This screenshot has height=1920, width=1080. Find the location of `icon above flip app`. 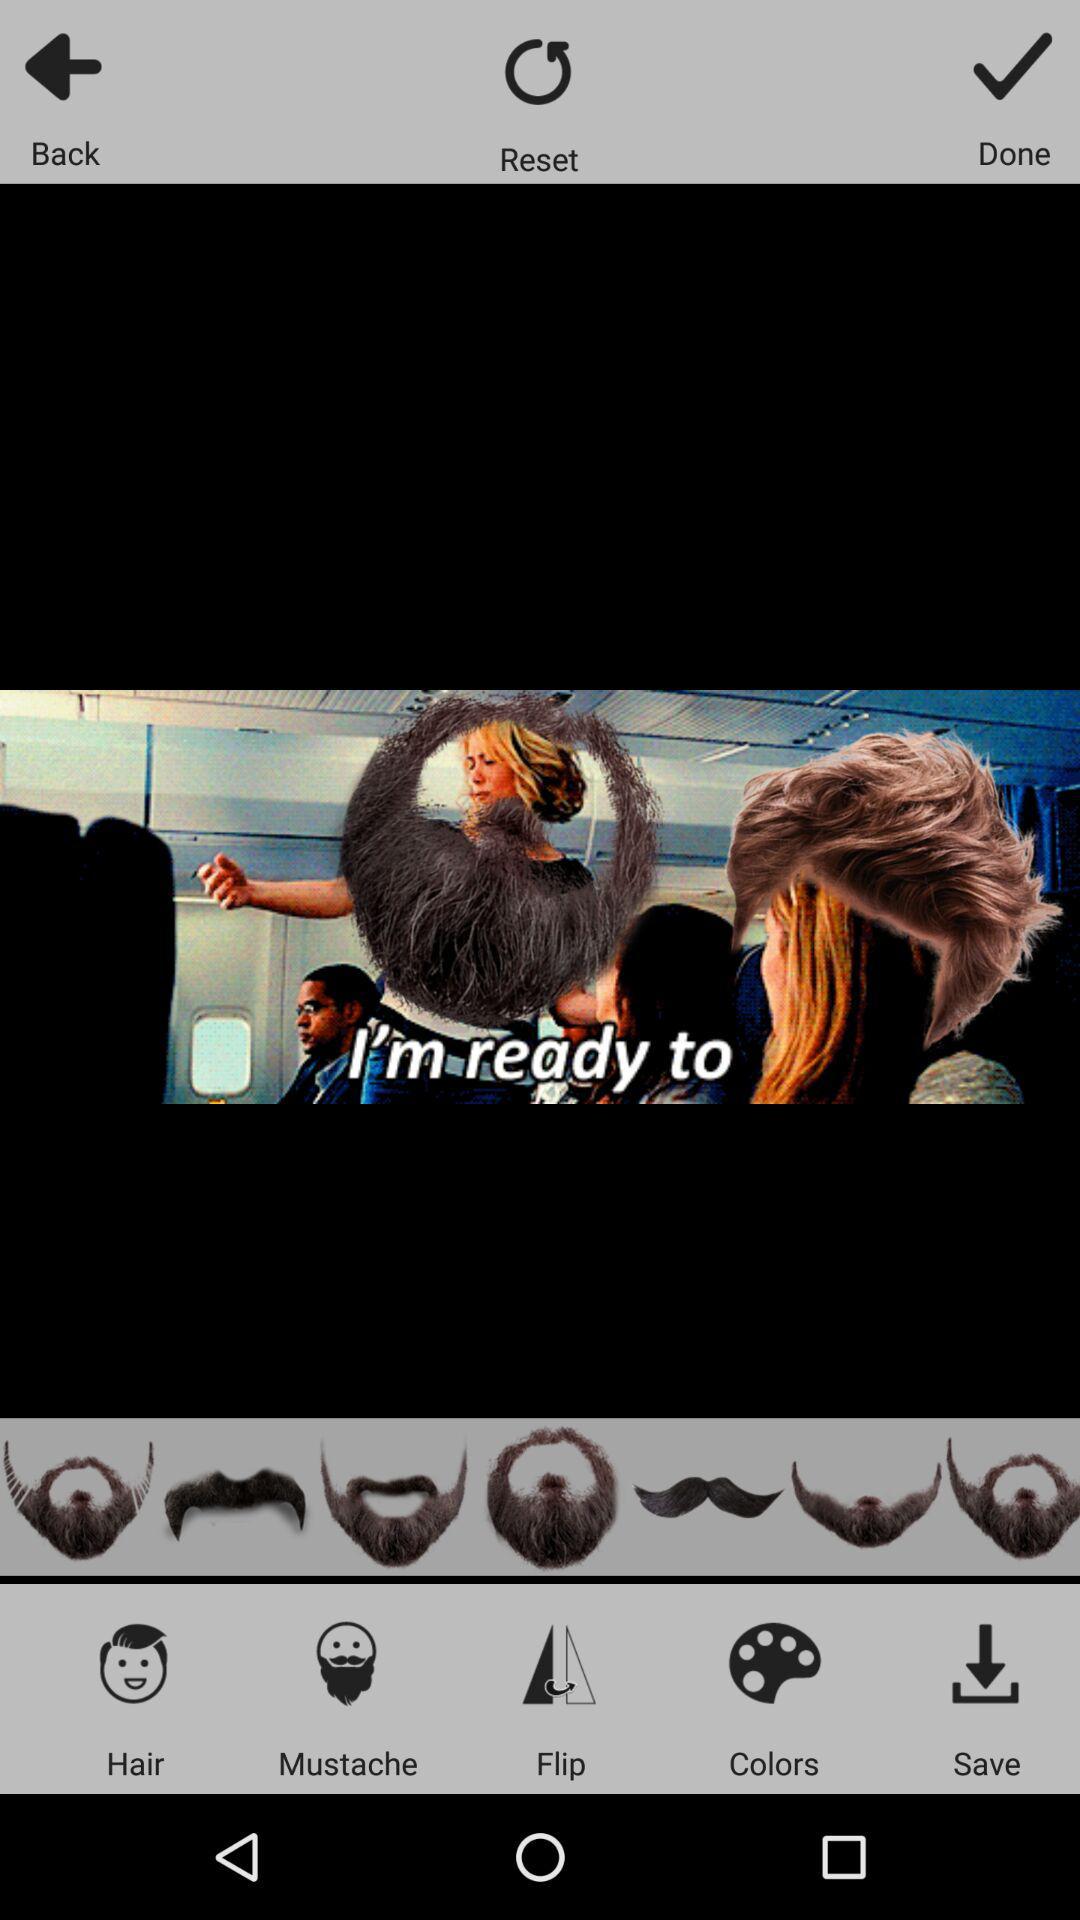

icon above flip app is located at coordinates (560, 1662).